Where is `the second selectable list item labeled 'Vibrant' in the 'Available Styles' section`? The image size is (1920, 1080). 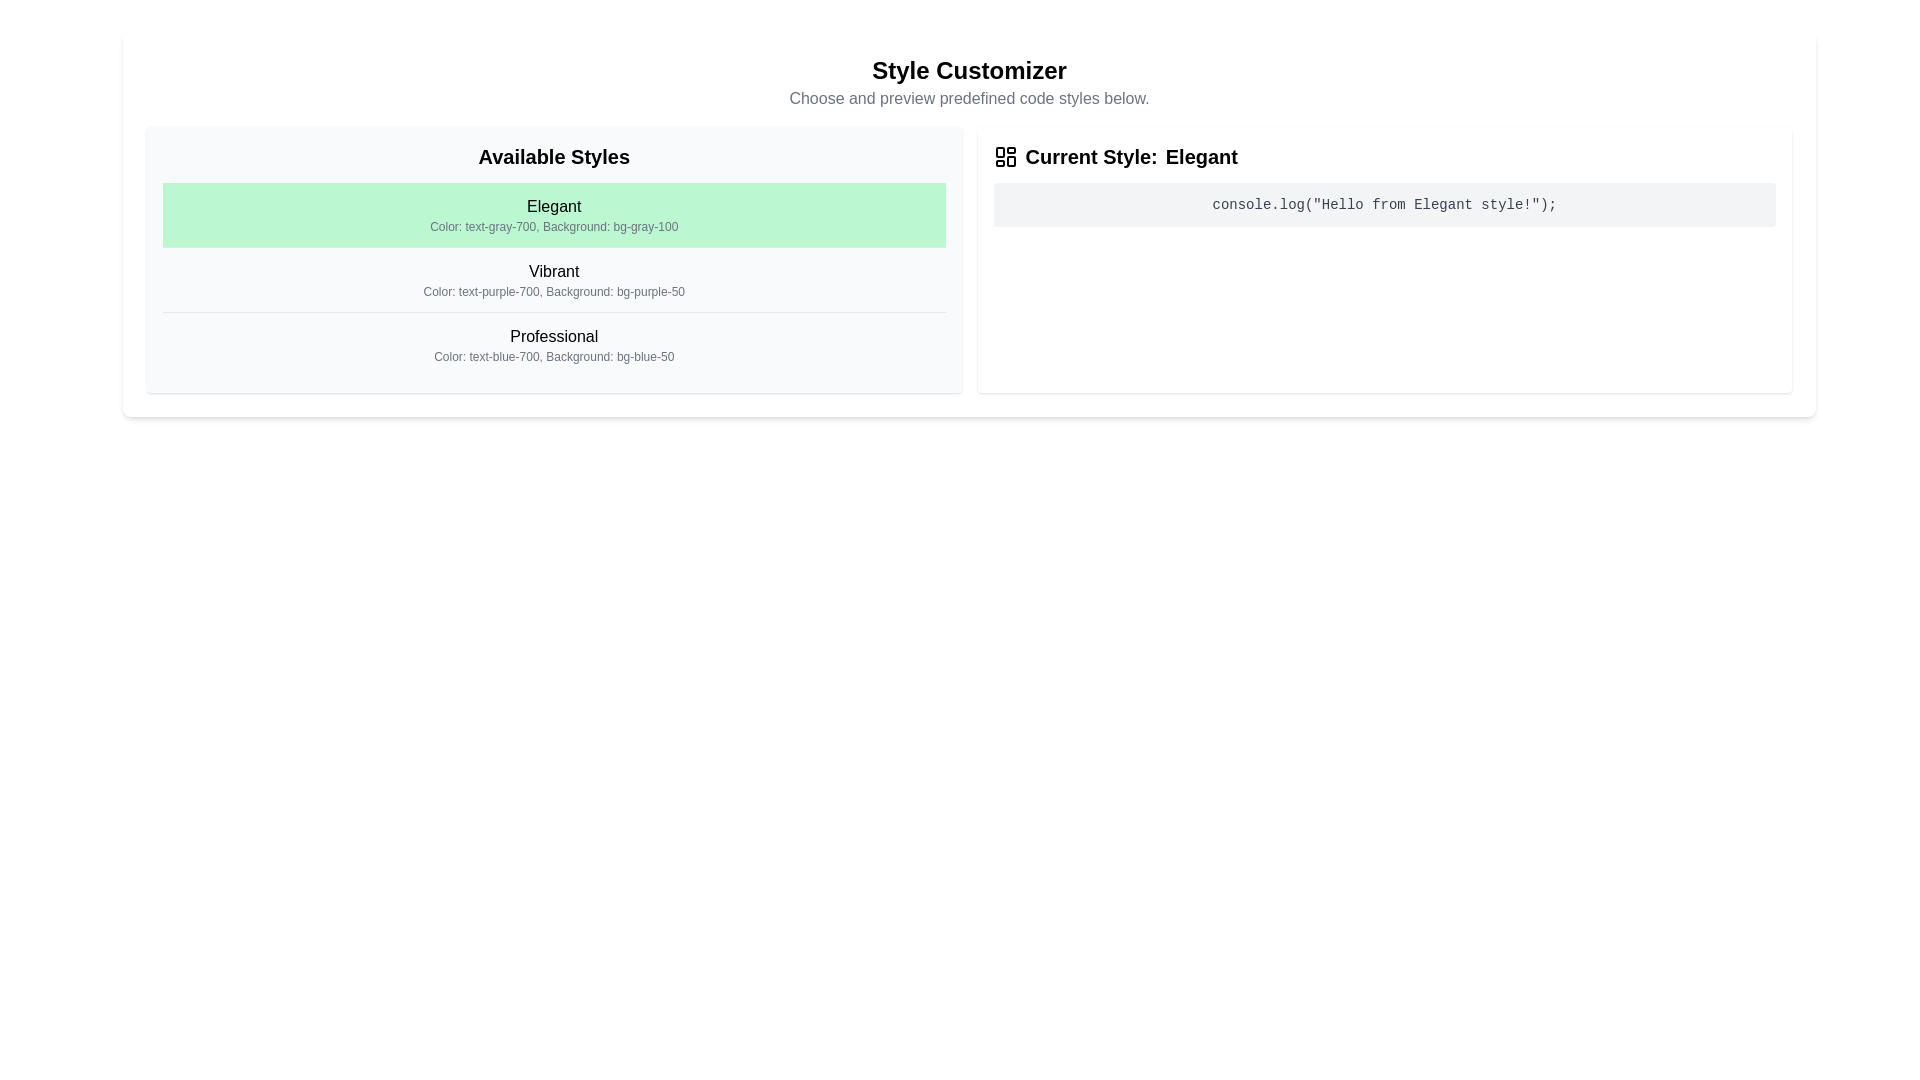
the second selectable list item labeled 'Vibrant' in the 'Available Styles' section is located at coordinates (554, 280).